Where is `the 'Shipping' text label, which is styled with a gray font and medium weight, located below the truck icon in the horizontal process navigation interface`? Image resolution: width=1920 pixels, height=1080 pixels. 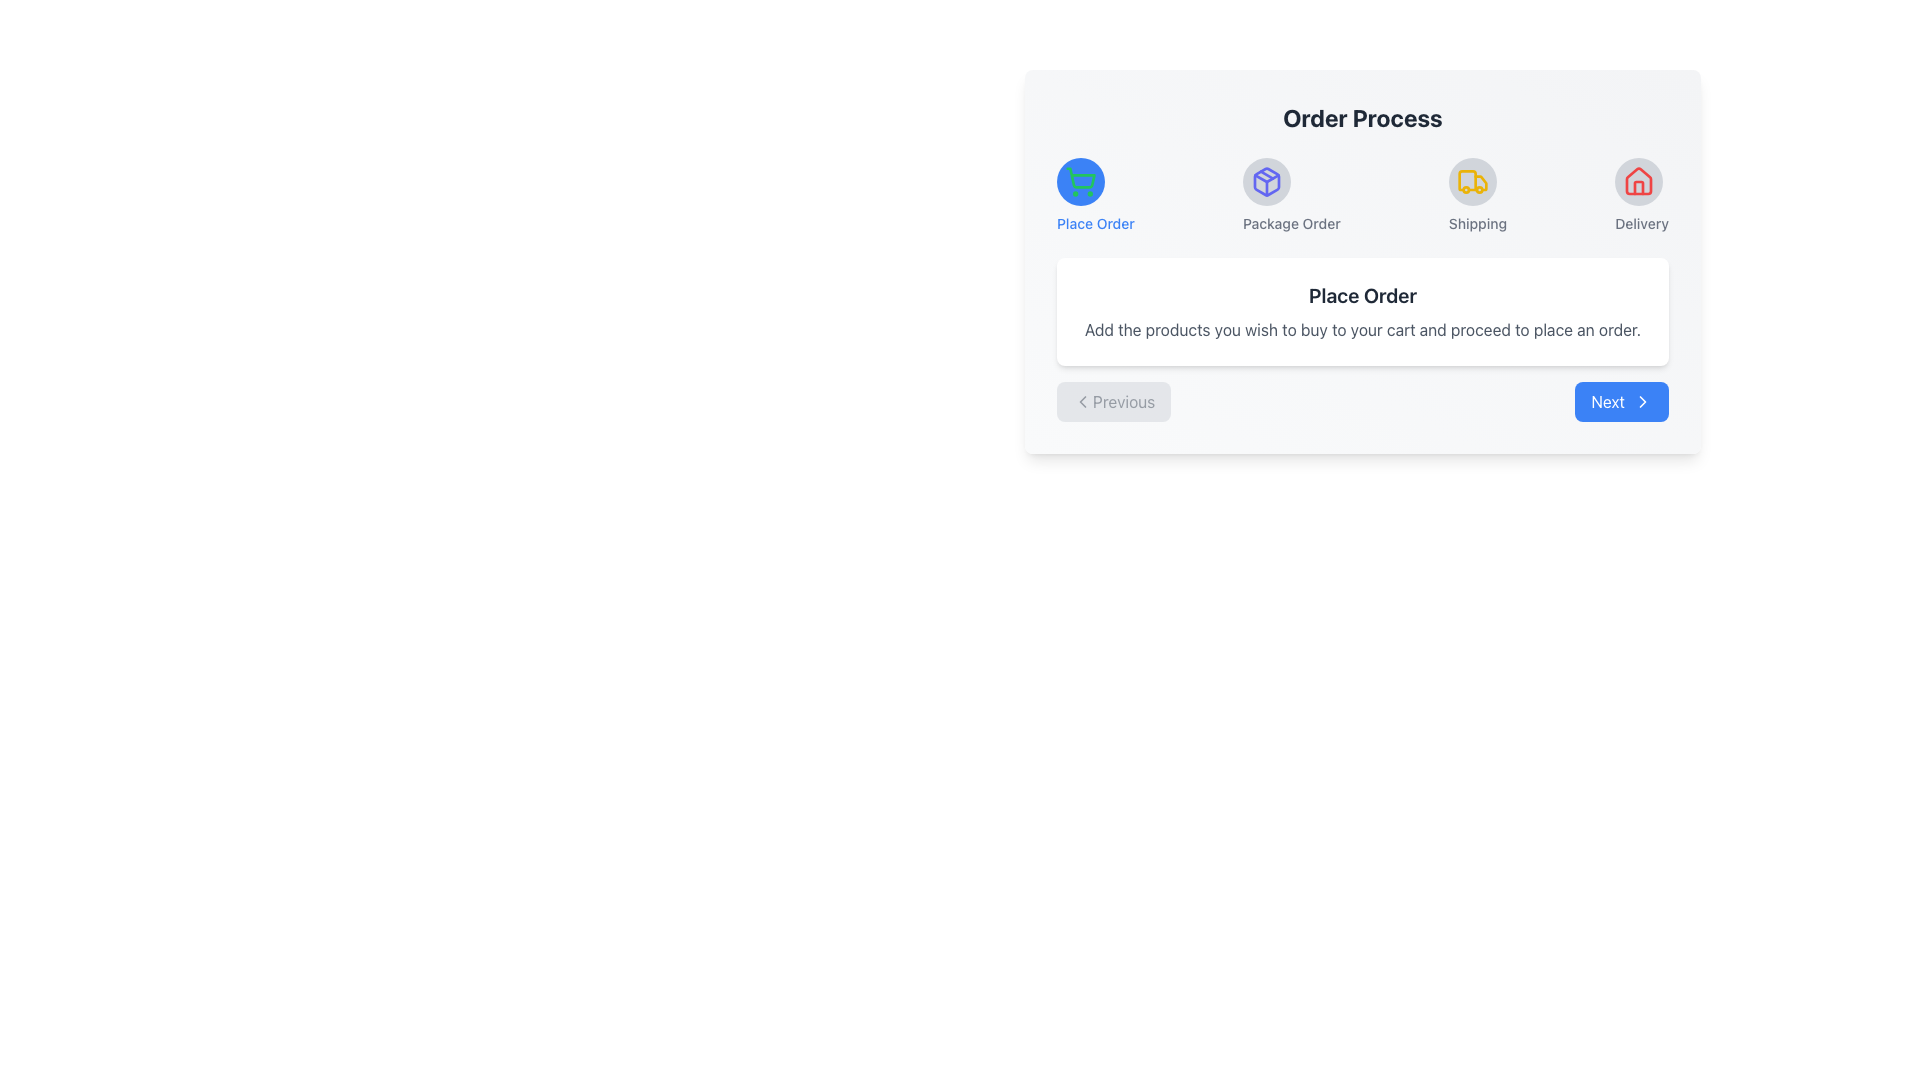 the 'Shipping' text label, which is styled with a gray font and medium weight, located below the truck icon in the horizontal process navigation interface is located at coordinates (1478, 223).